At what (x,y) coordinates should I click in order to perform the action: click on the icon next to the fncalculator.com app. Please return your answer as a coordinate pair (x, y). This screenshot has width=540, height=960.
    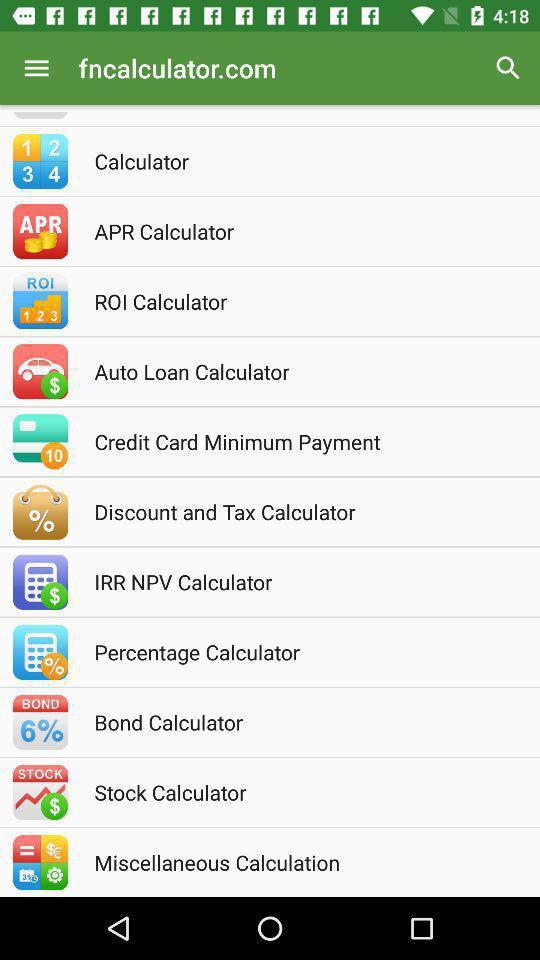
    Looking at the image, I should click on (36, 68).